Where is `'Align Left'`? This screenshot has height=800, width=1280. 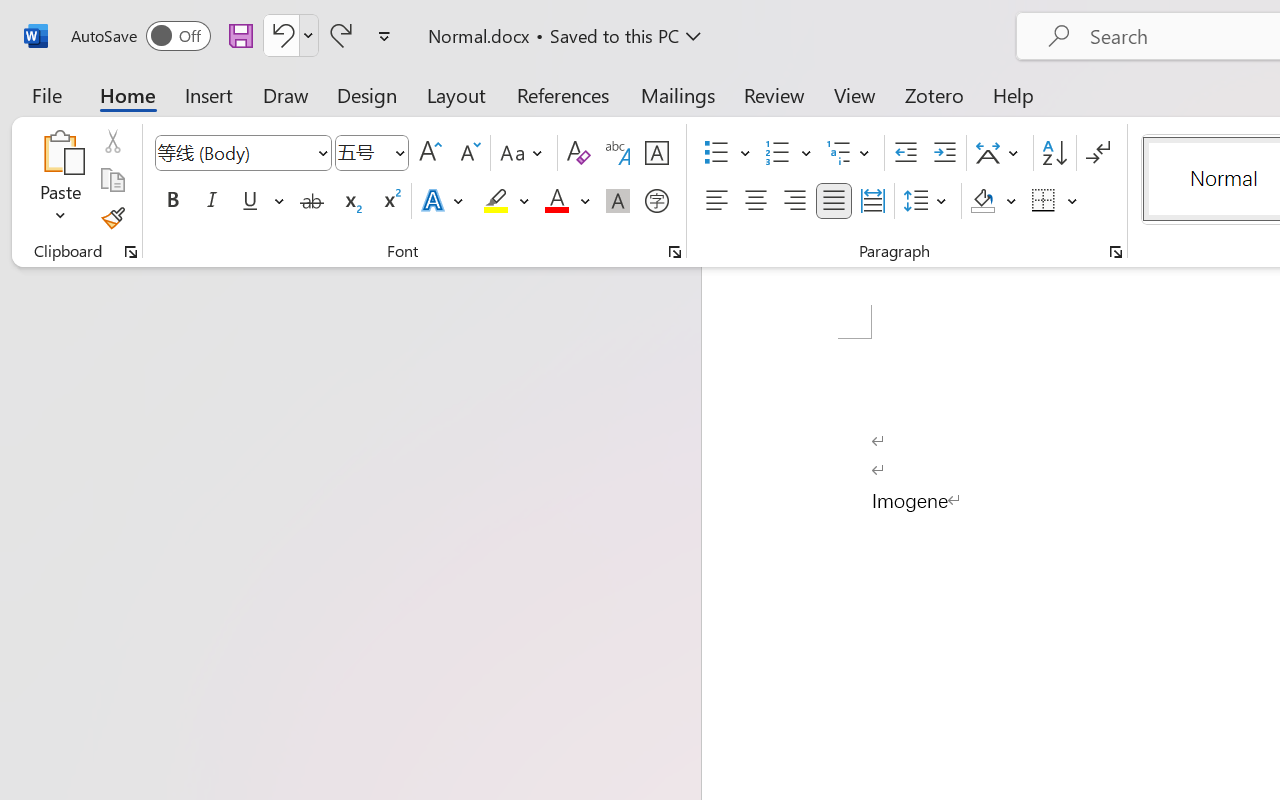 'Align Left' is located at coordinates (716, 201).